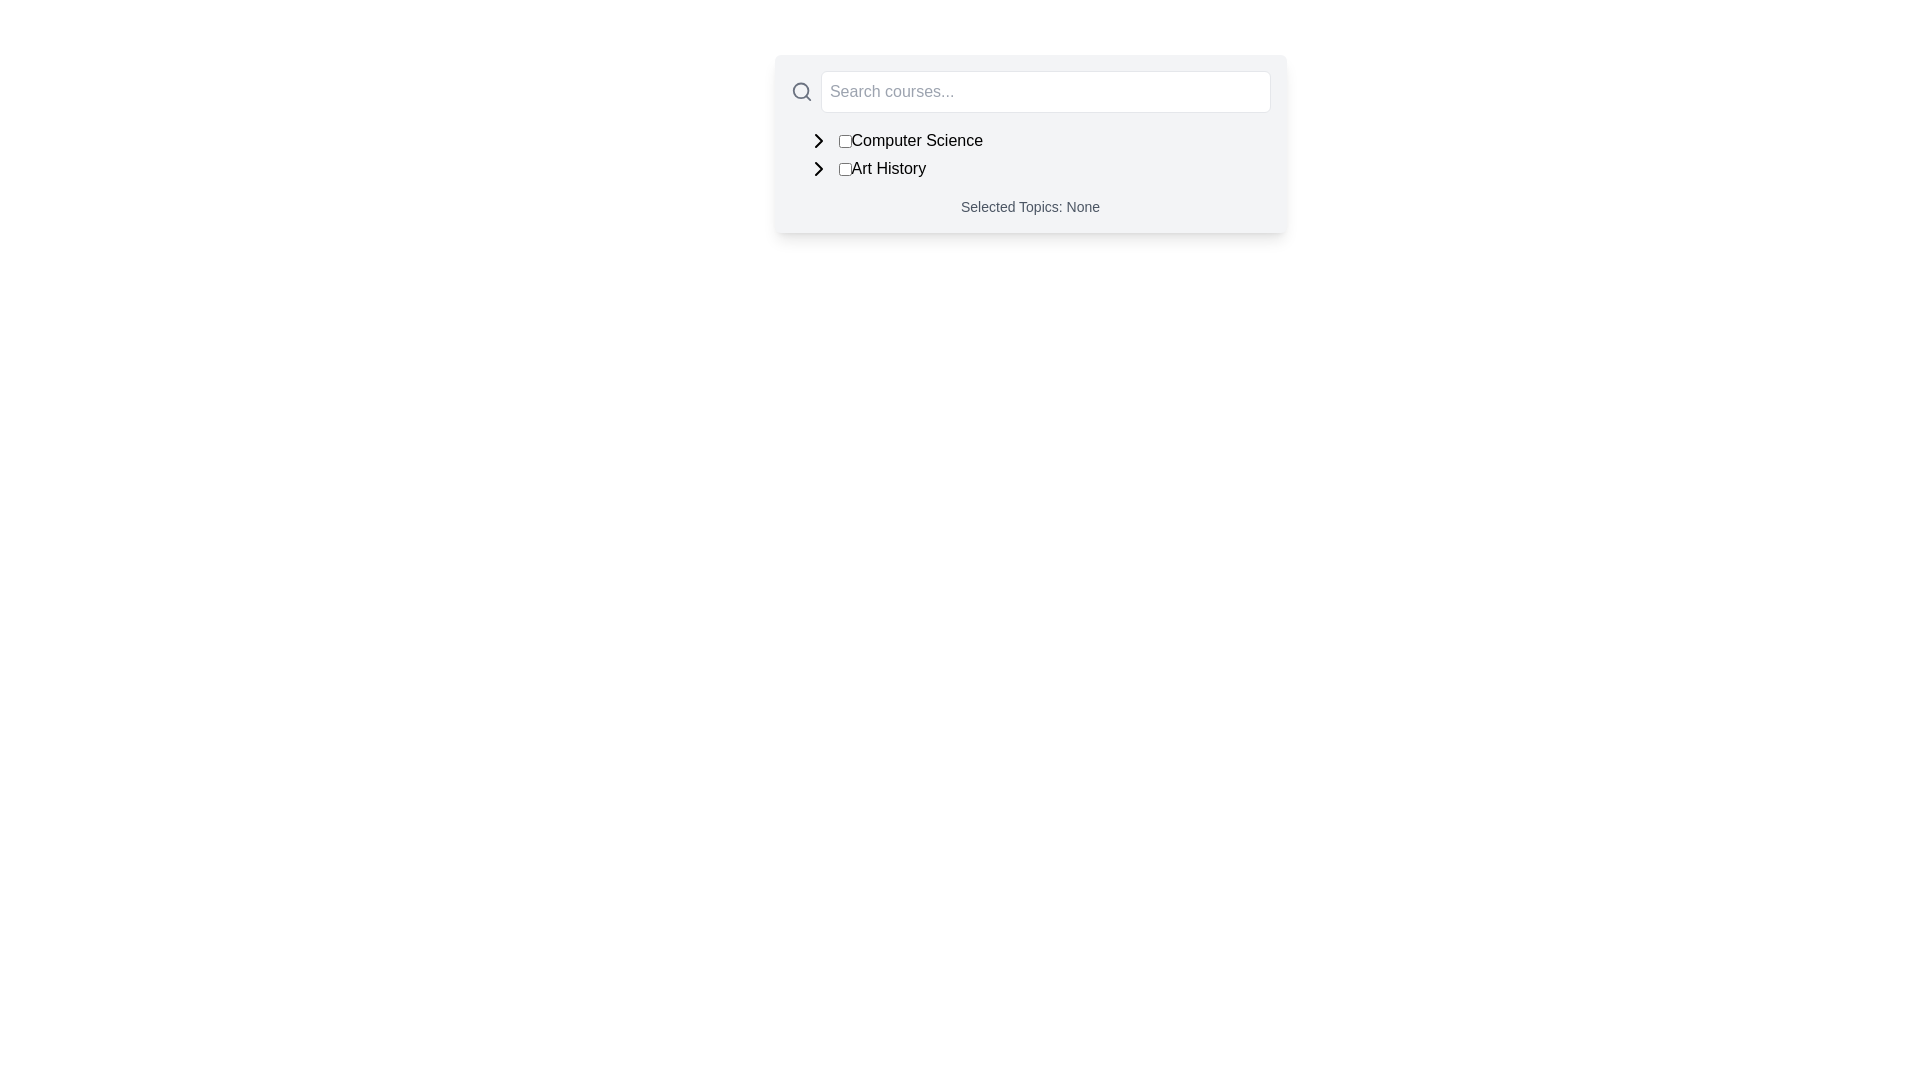 The height and width of the screenshot is (1080, 1920). Describe the element at coordinates (818, 168) in the screenshot. I see `the right-facing chevron icon located to the left of the 'Art History' text label` at that location.